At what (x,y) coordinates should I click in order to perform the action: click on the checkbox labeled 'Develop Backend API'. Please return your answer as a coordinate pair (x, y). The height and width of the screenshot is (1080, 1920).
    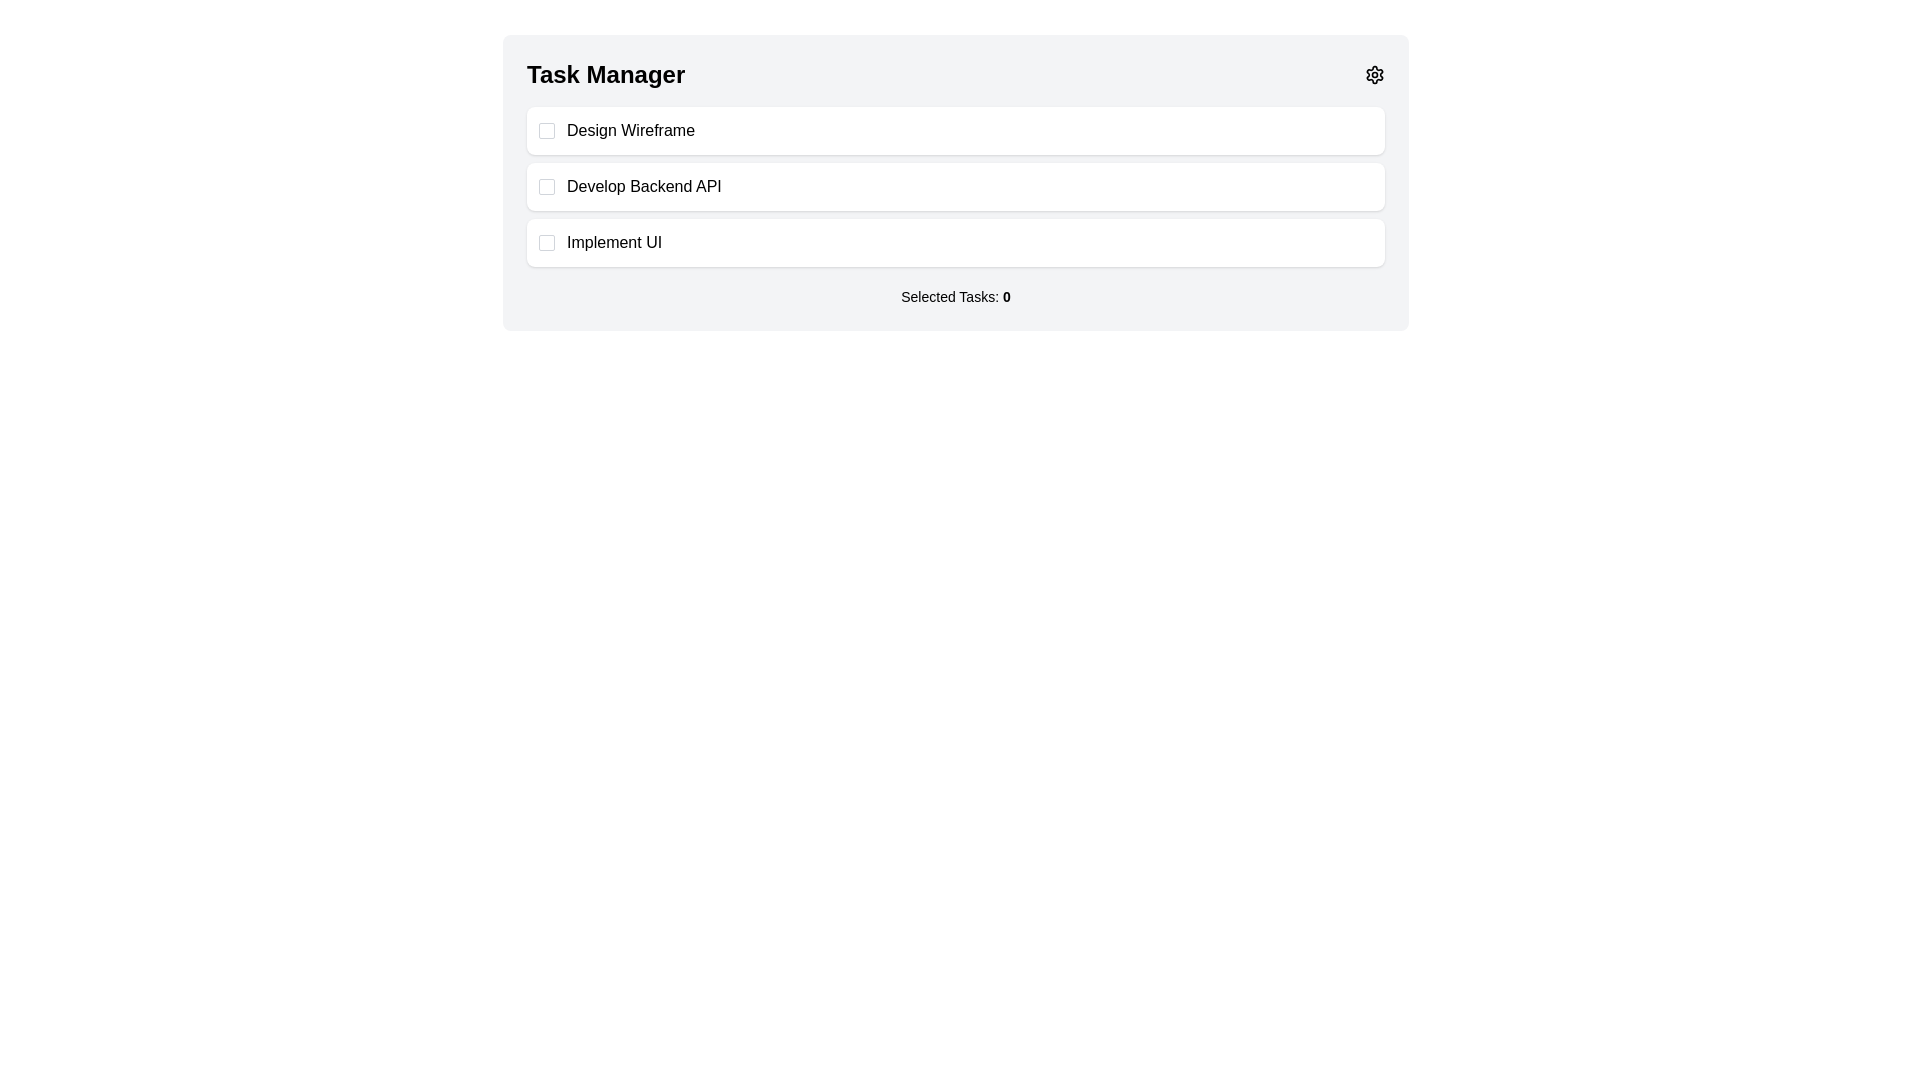
    Looking at the image, I should click on (954, 186).